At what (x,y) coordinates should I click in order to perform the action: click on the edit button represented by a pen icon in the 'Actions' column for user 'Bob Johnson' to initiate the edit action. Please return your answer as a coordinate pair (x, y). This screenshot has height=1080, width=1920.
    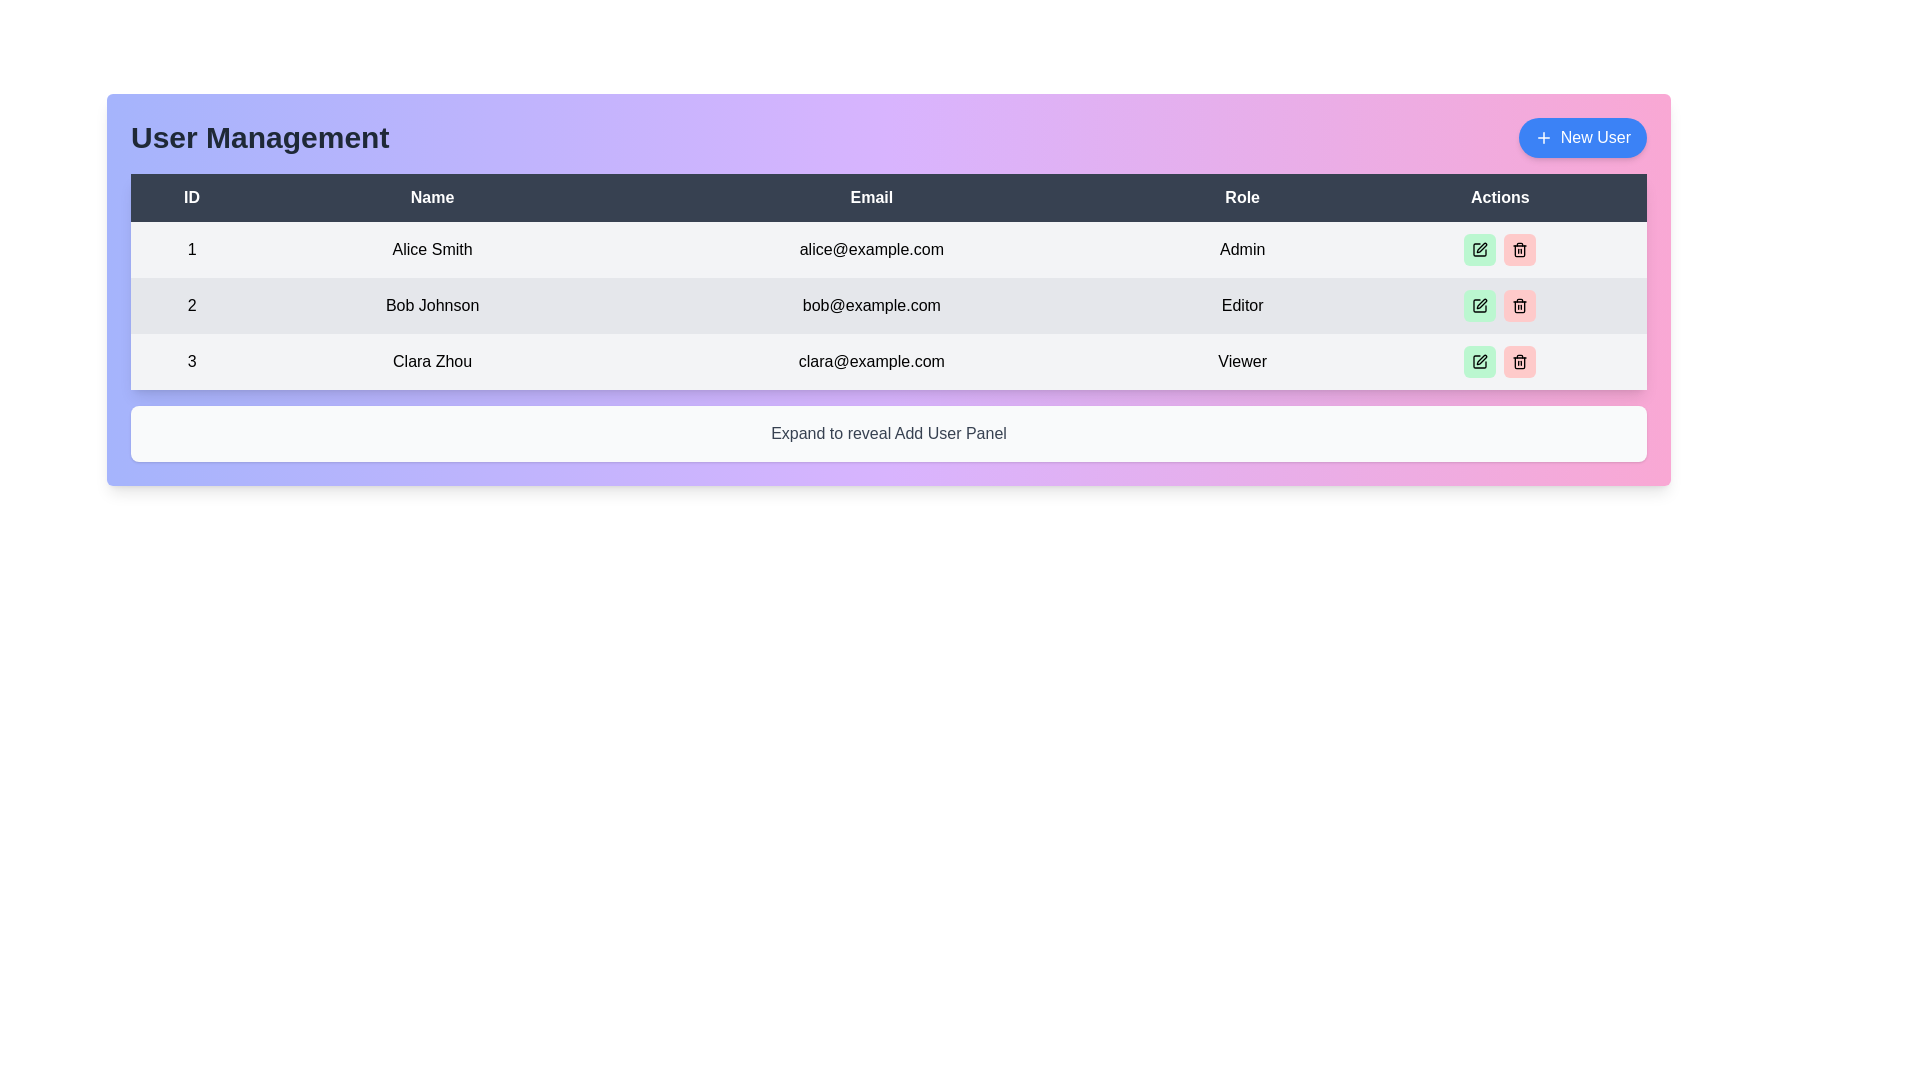
    Looking at the image, I should click on (1480, 305).